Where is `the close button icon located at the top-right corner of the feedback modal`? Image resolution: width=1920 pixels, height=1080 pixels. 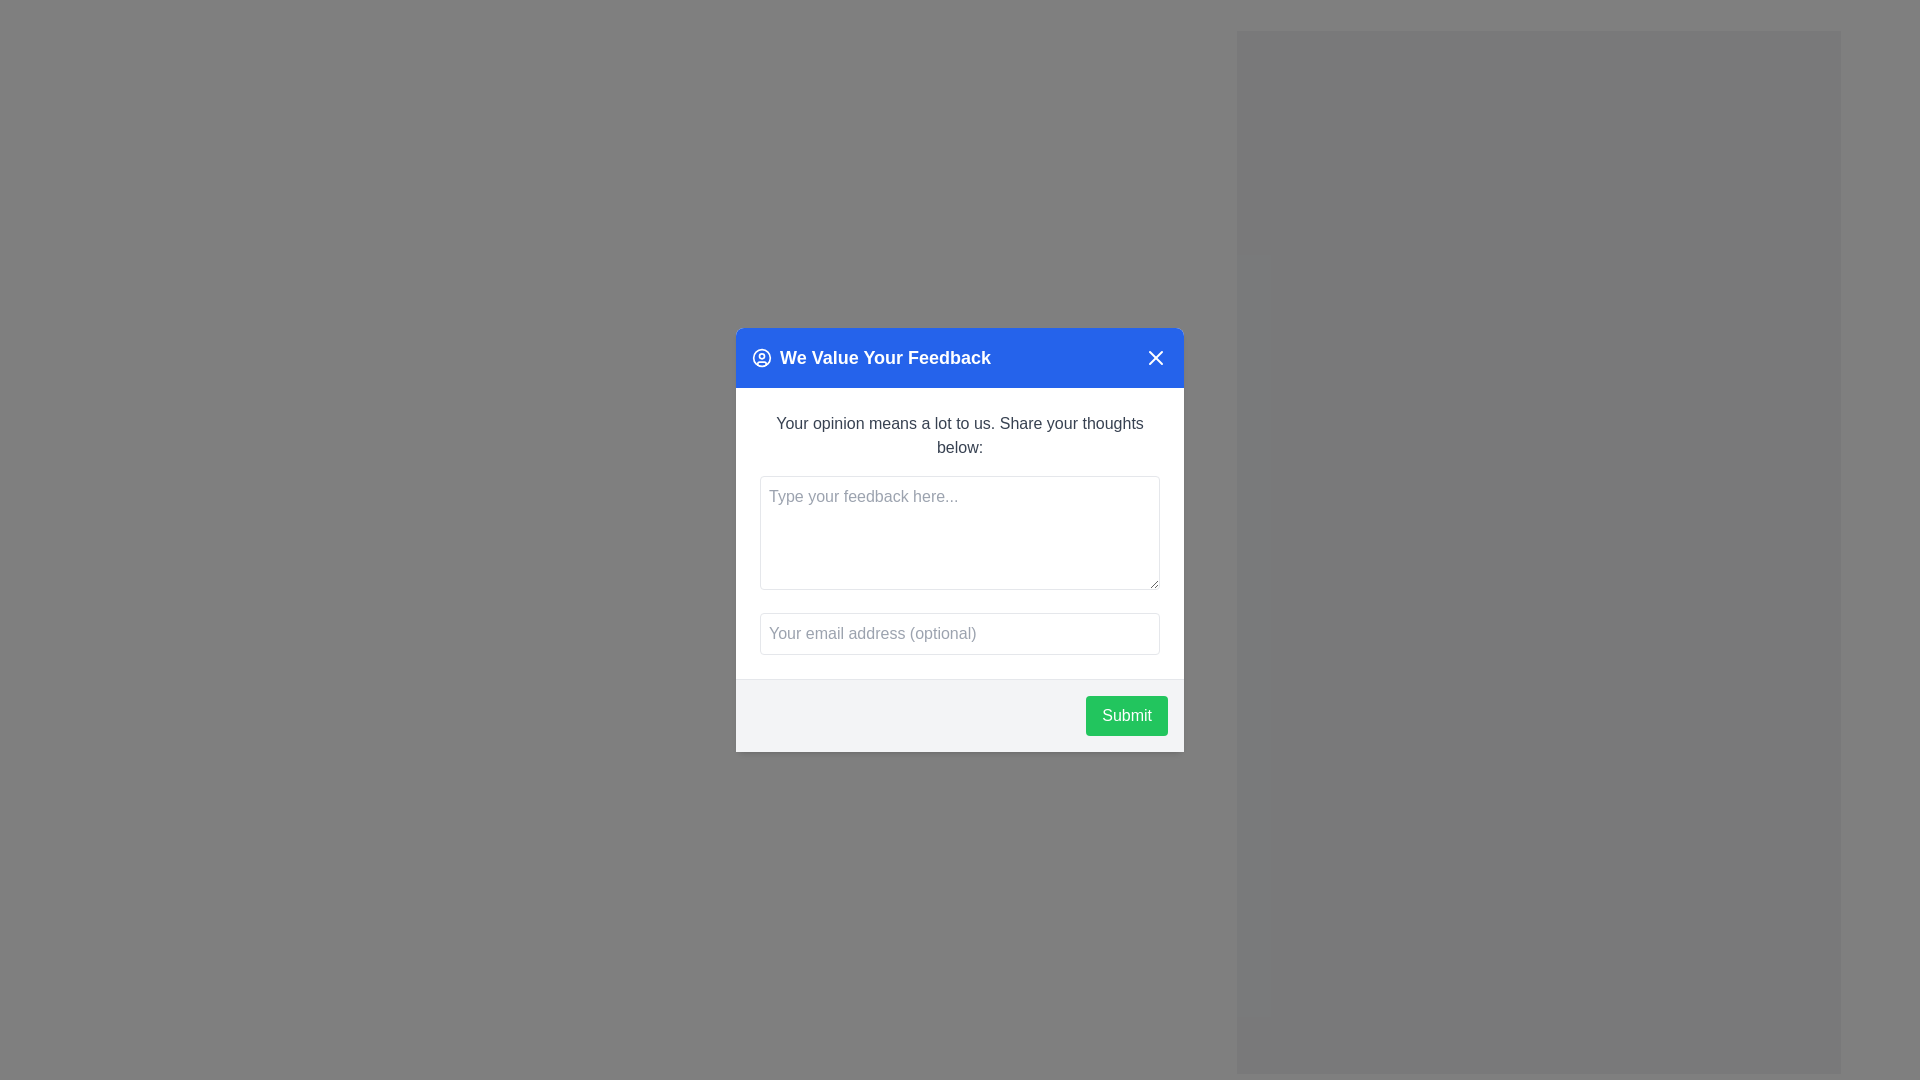
the close button icon located at the top-right corner of the feedback modal is located at coordinates (1156, 357).